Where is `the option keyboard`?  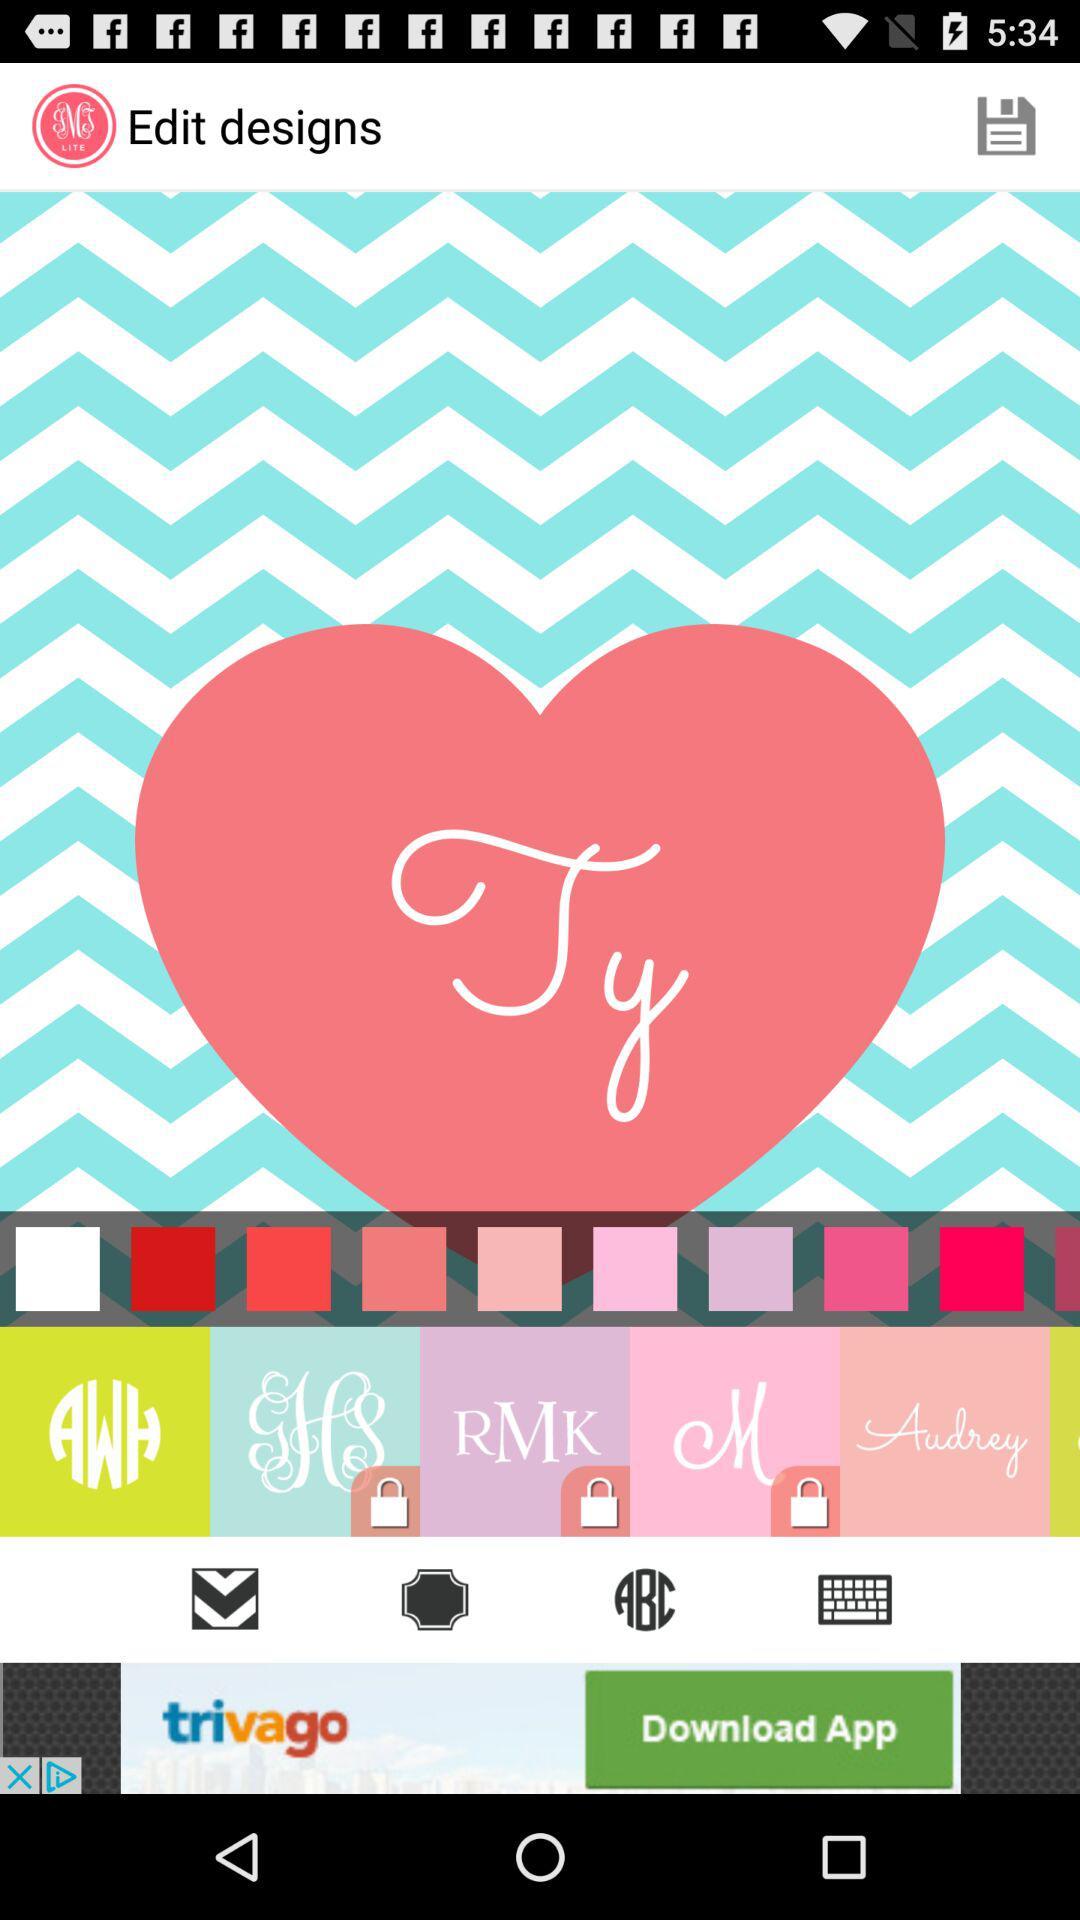
the option keyboard is located at coordinates (855, 1598).